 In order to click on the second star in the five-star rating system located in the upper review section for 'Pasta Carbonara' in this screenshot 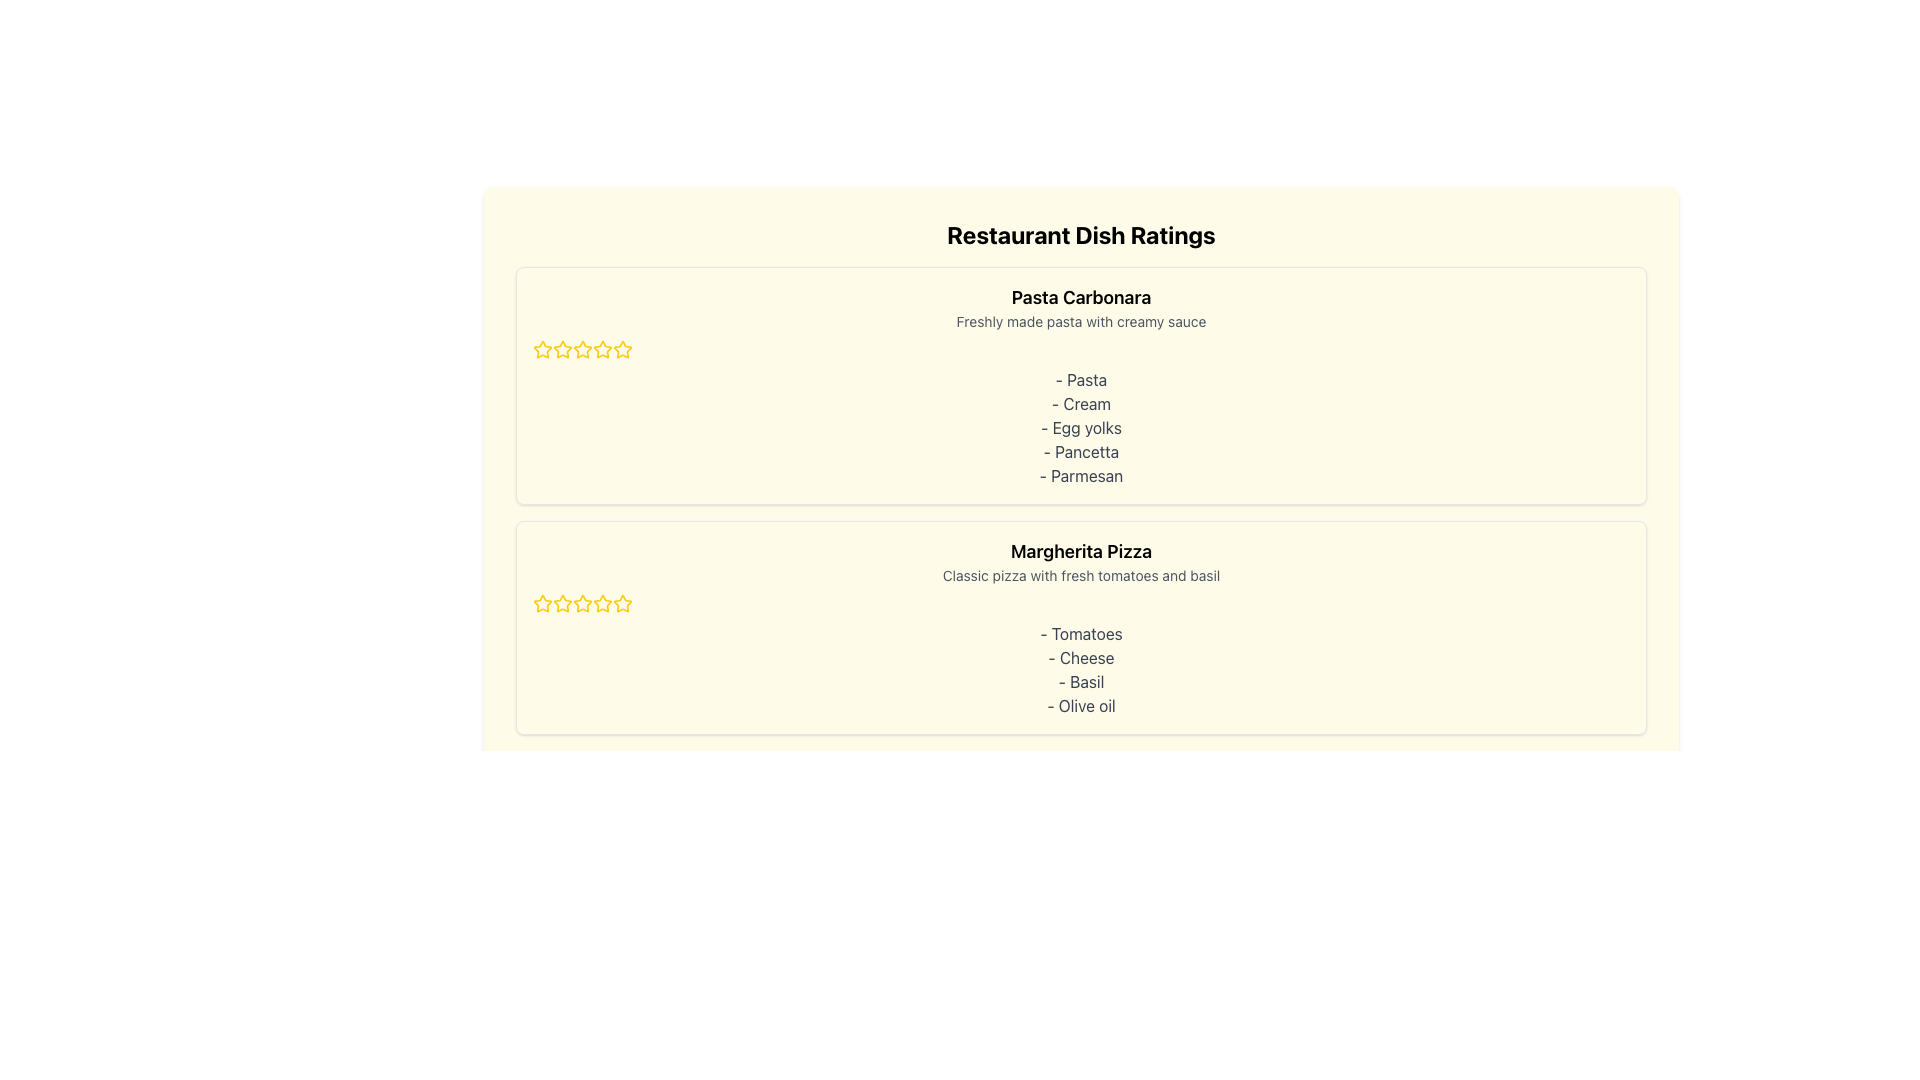, I will do `click(581, 348)`.